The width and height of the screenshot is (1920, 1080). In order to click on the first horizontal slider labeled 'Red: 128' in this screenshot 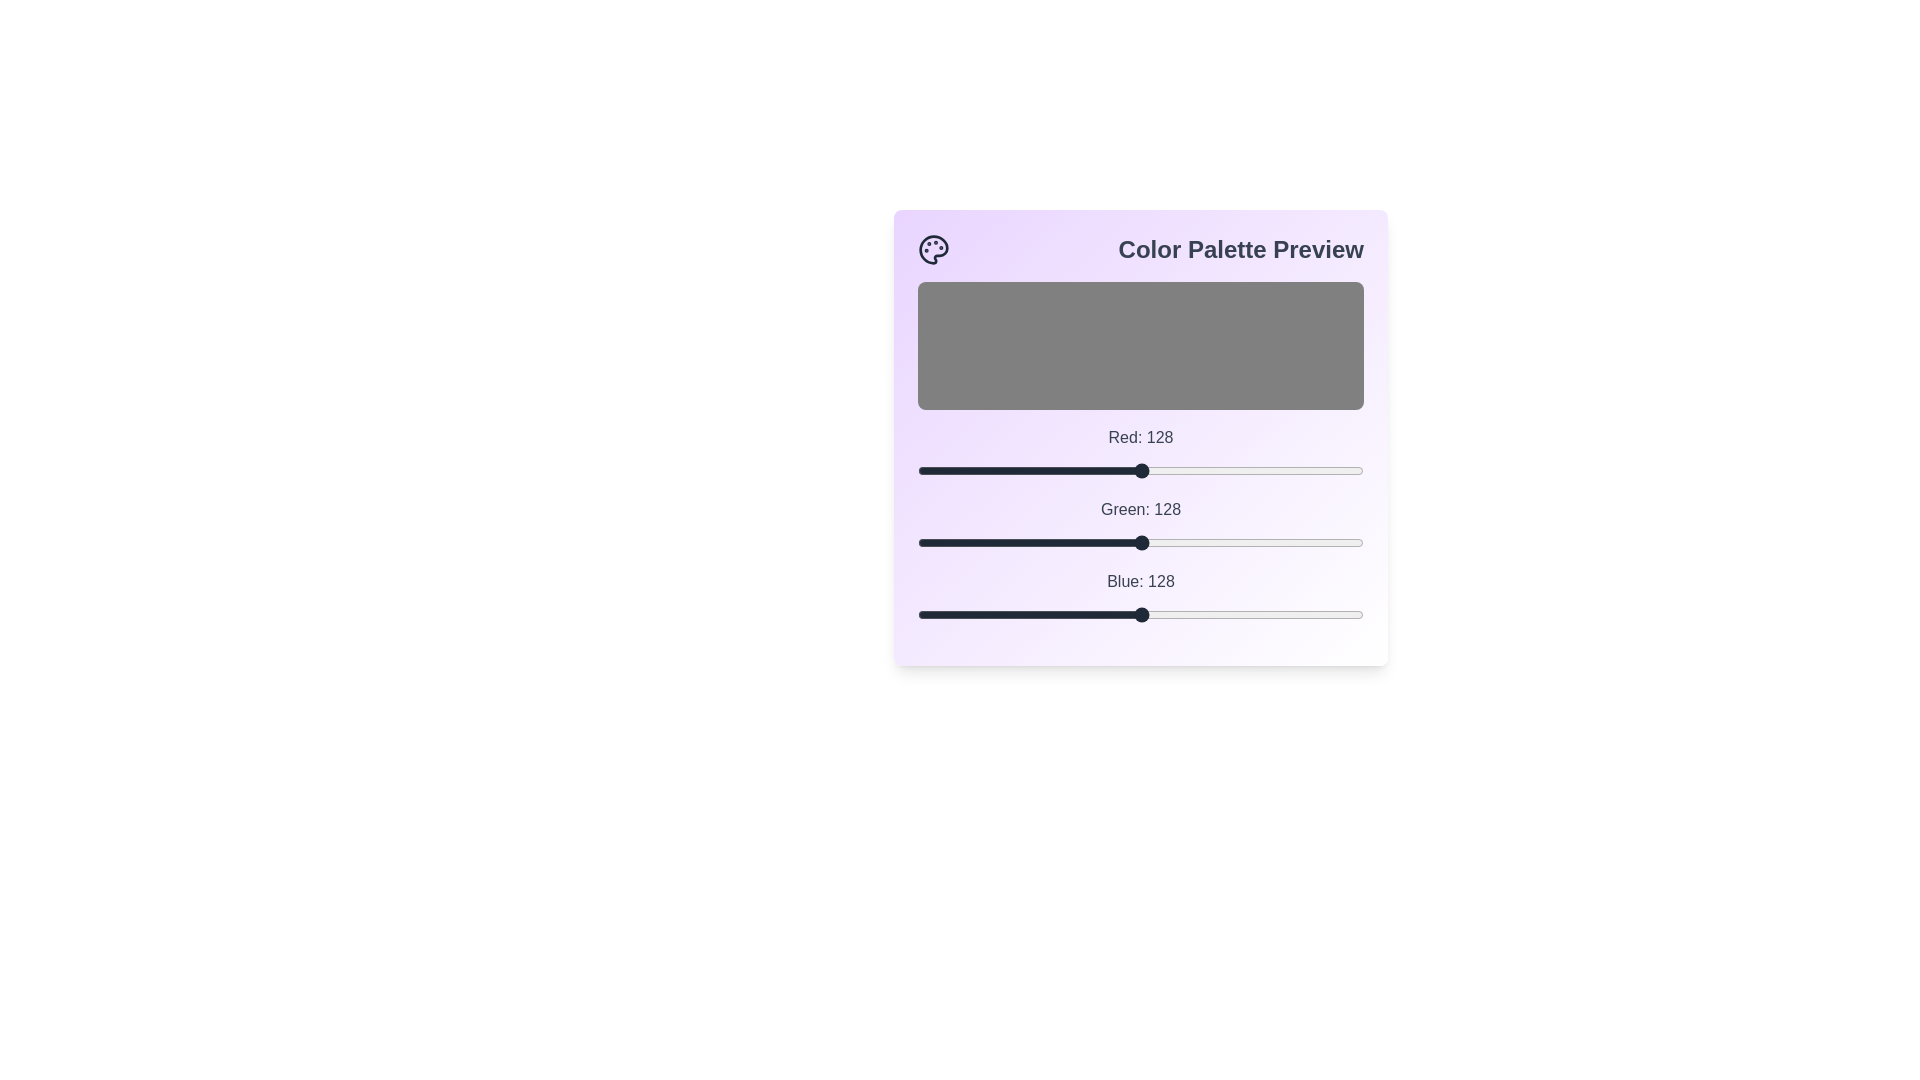, I will do `click(1141, 470)`.